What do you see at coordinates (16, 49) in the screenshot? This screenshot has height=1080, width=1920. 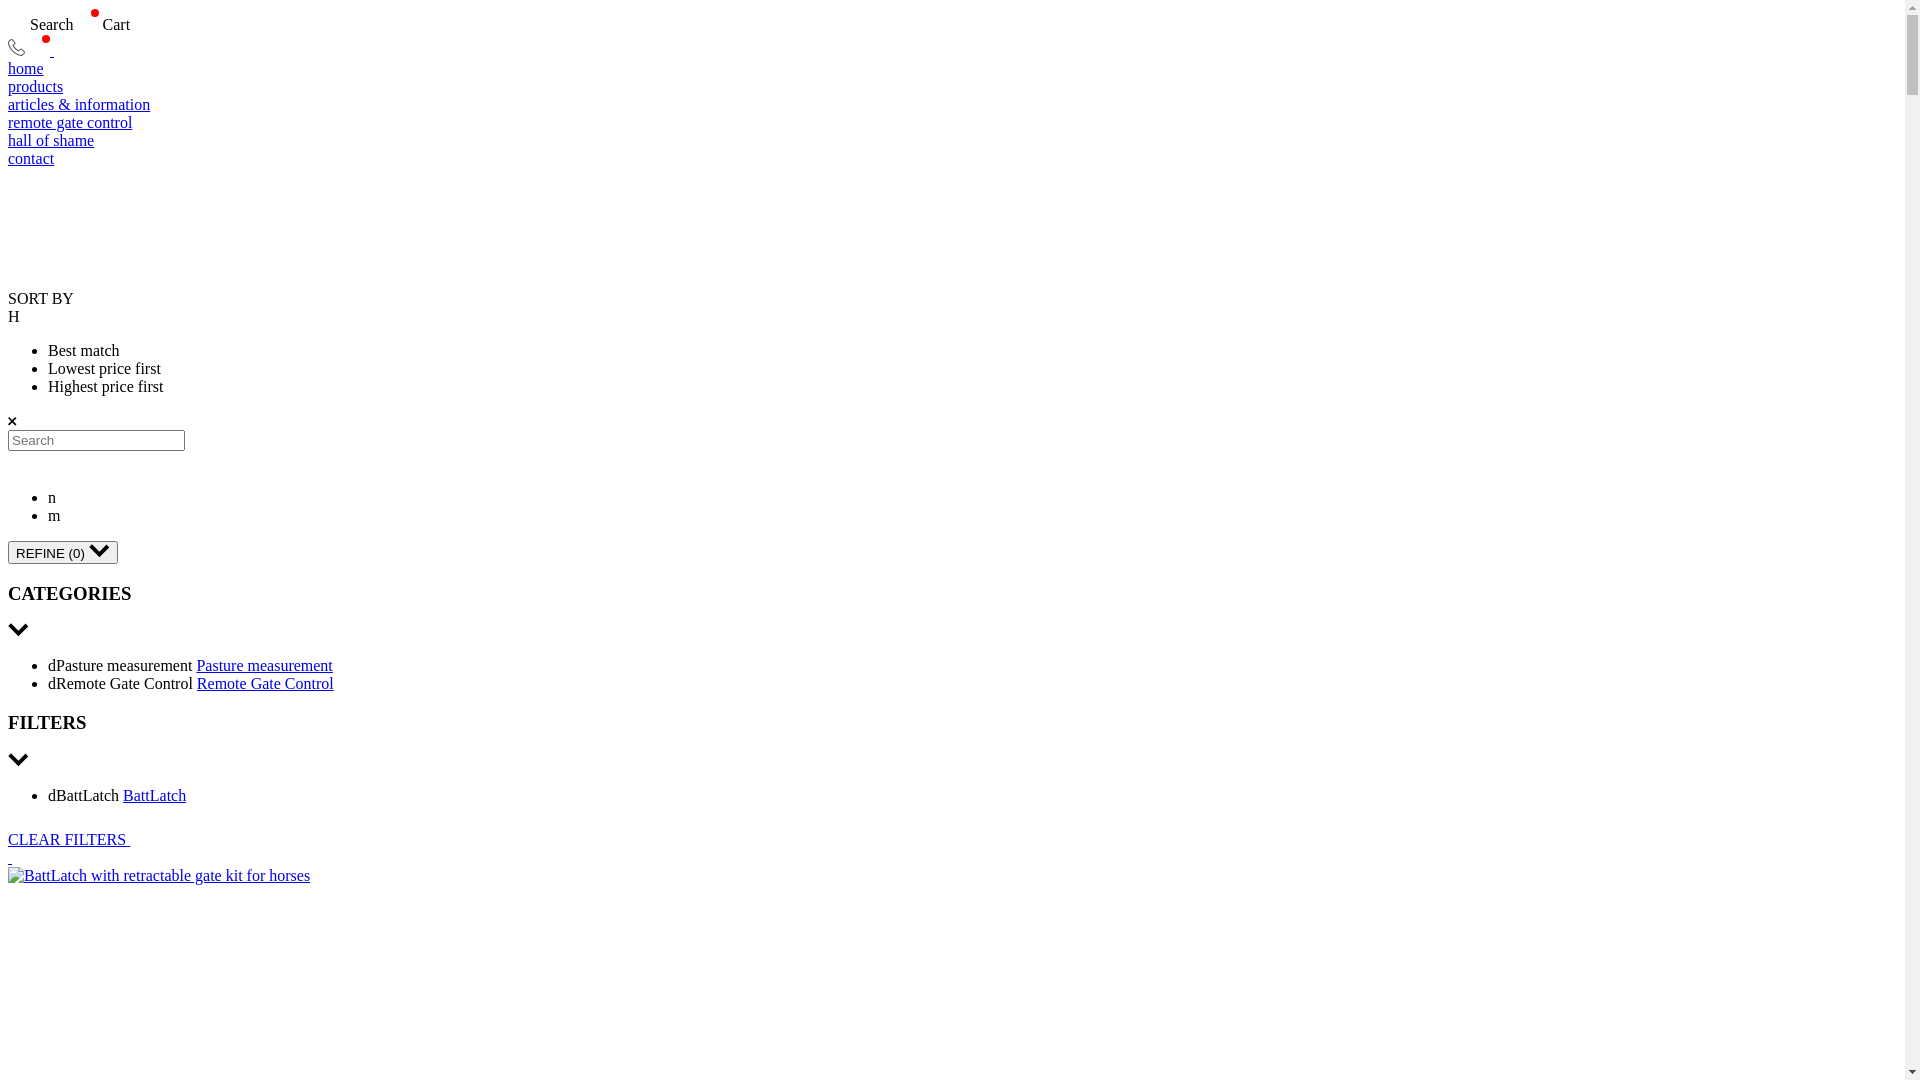 I see `'Shape Created with Sketch.'` at bounding box center [16, 49].